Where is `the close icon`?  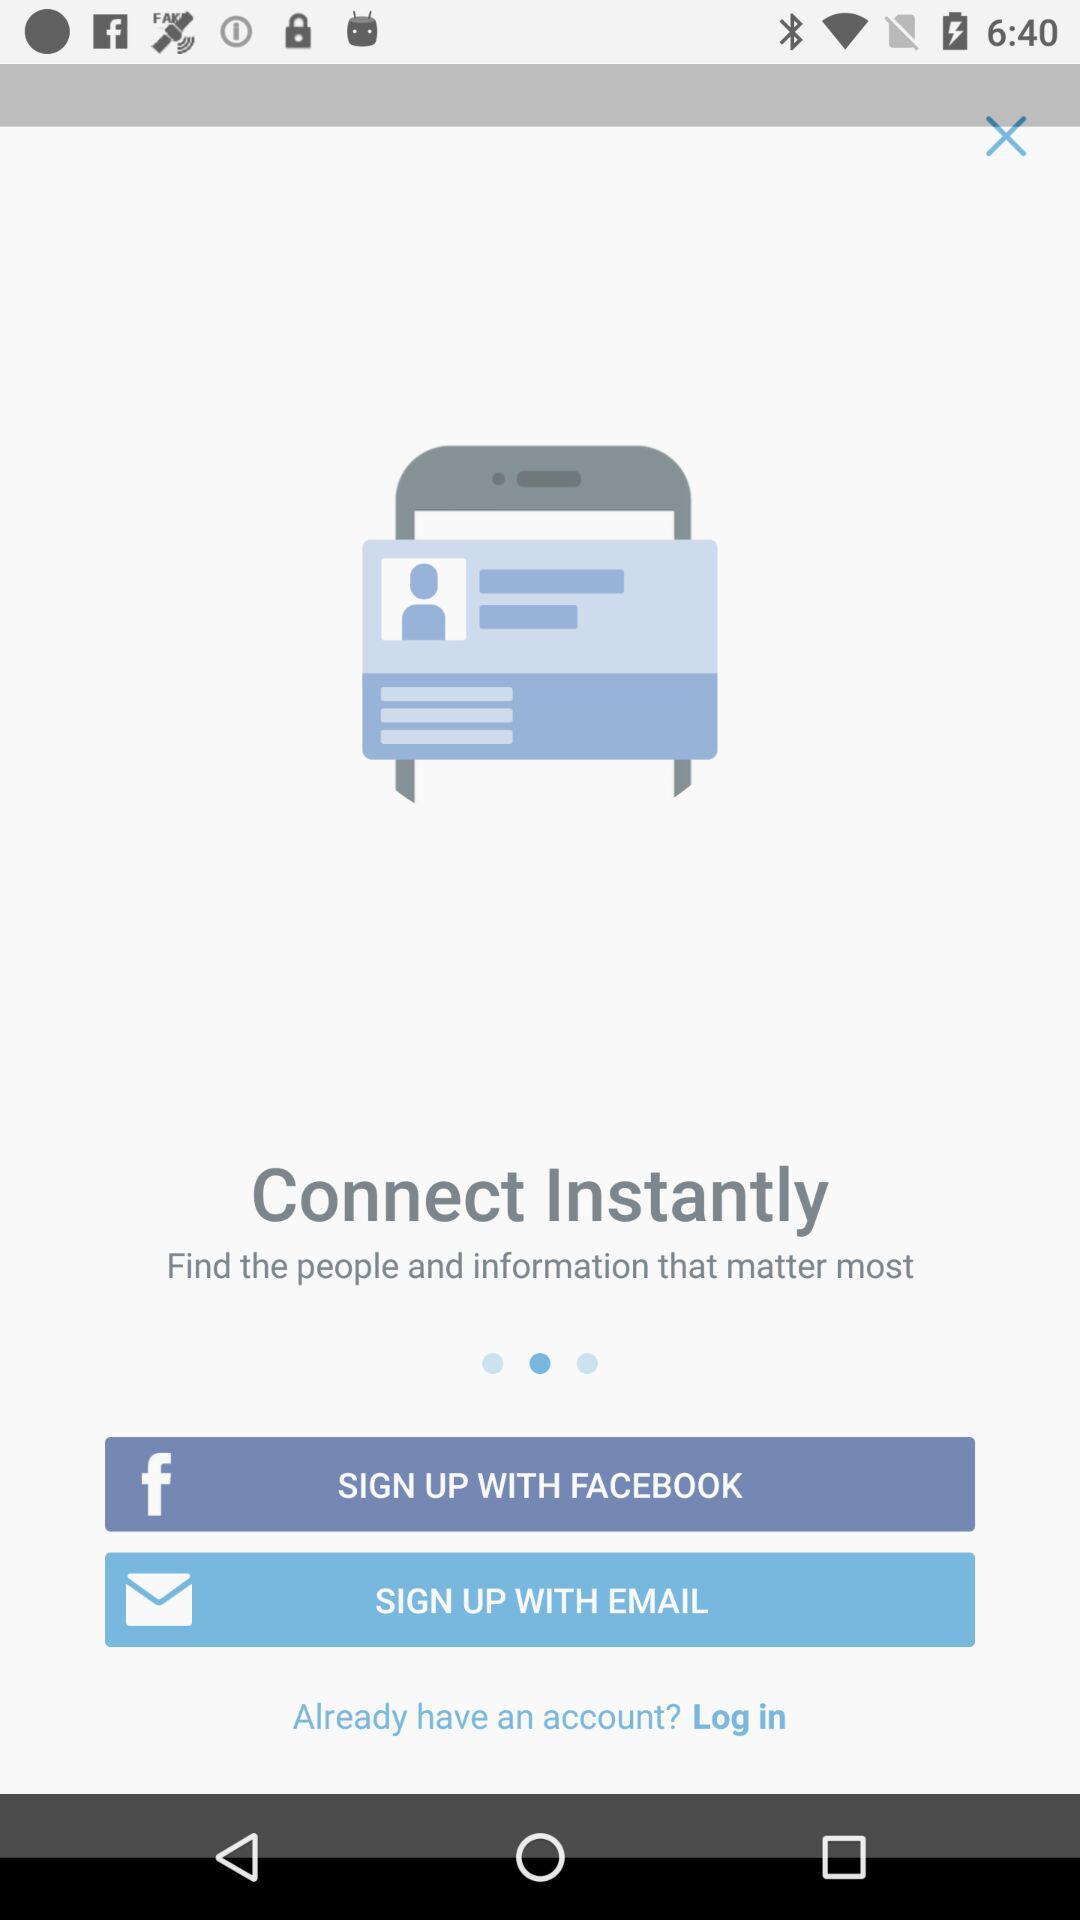
the close icon is located at coordinates (1006, 135).